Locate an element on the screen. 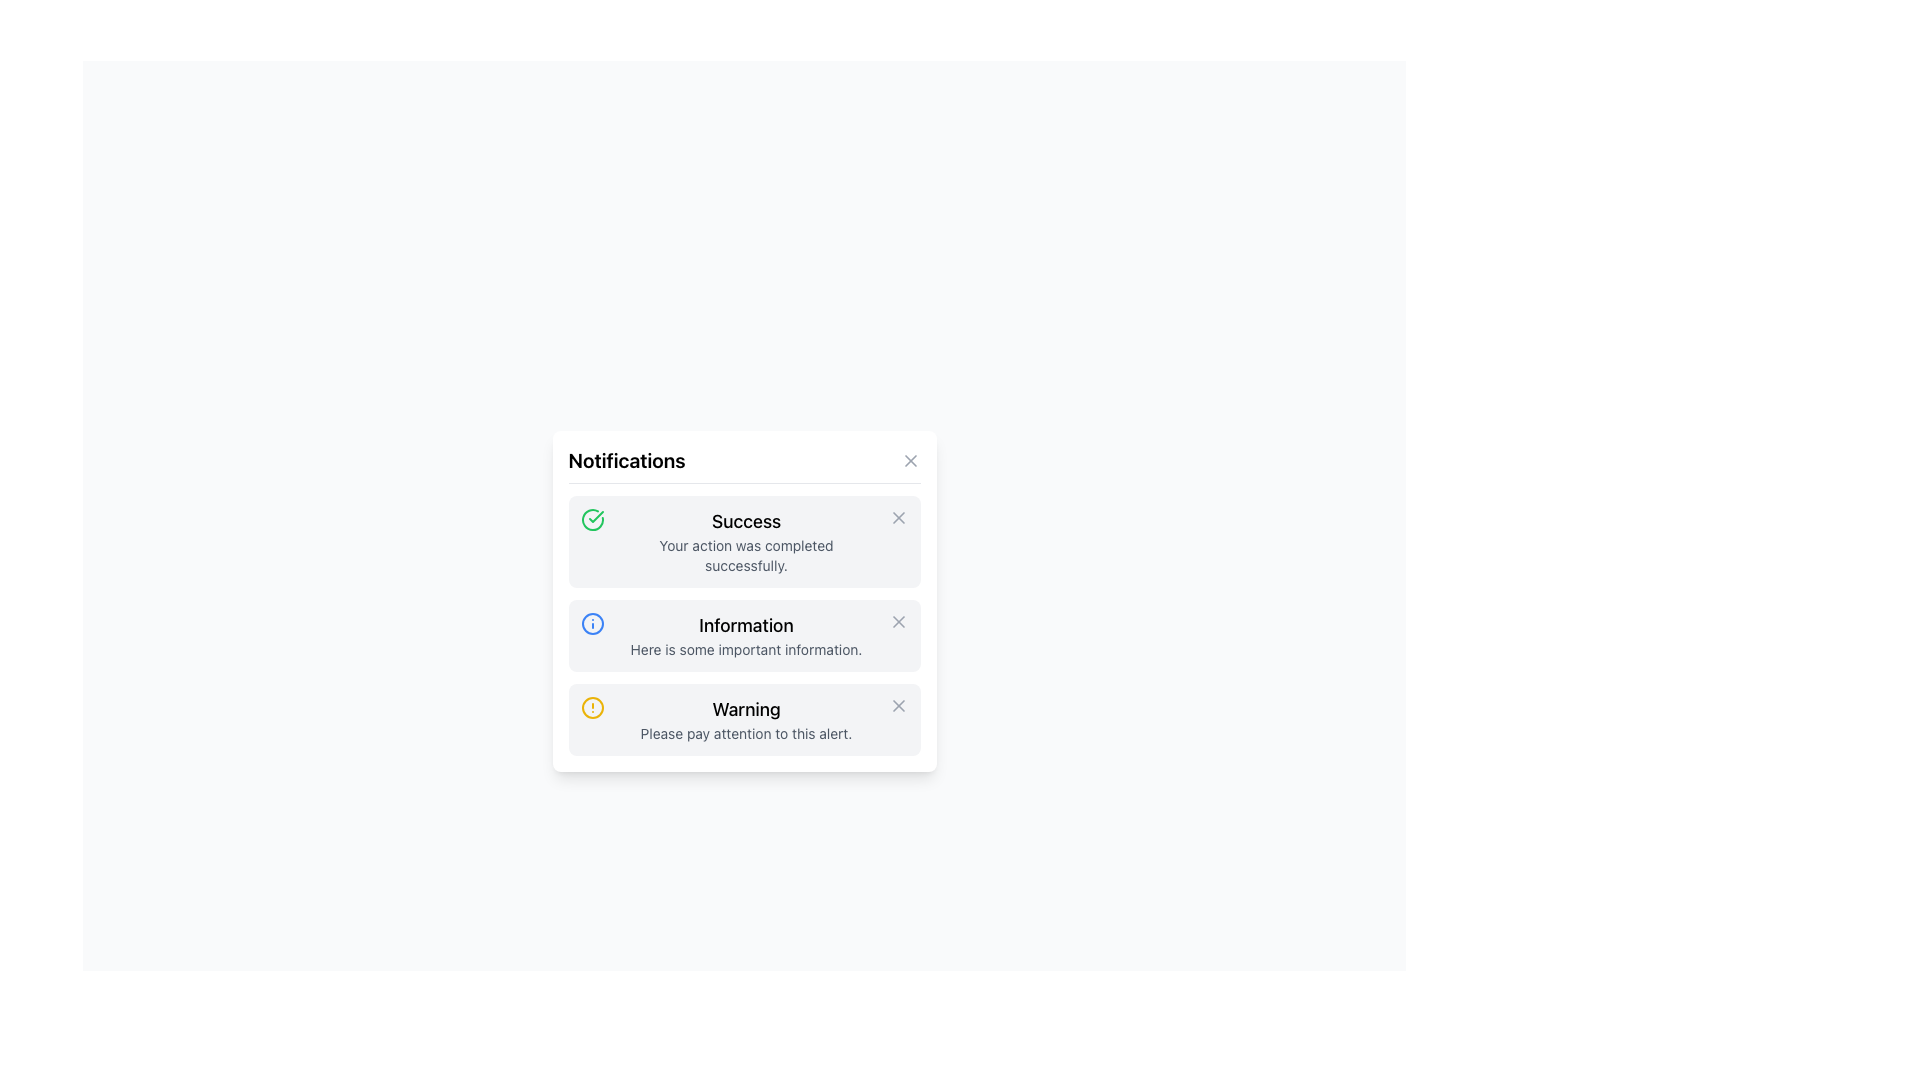 This screenshot has height=1080, width=1920. the close button located in the top-right corner of the 'Warning' notification is located at coordinates (897, 704).